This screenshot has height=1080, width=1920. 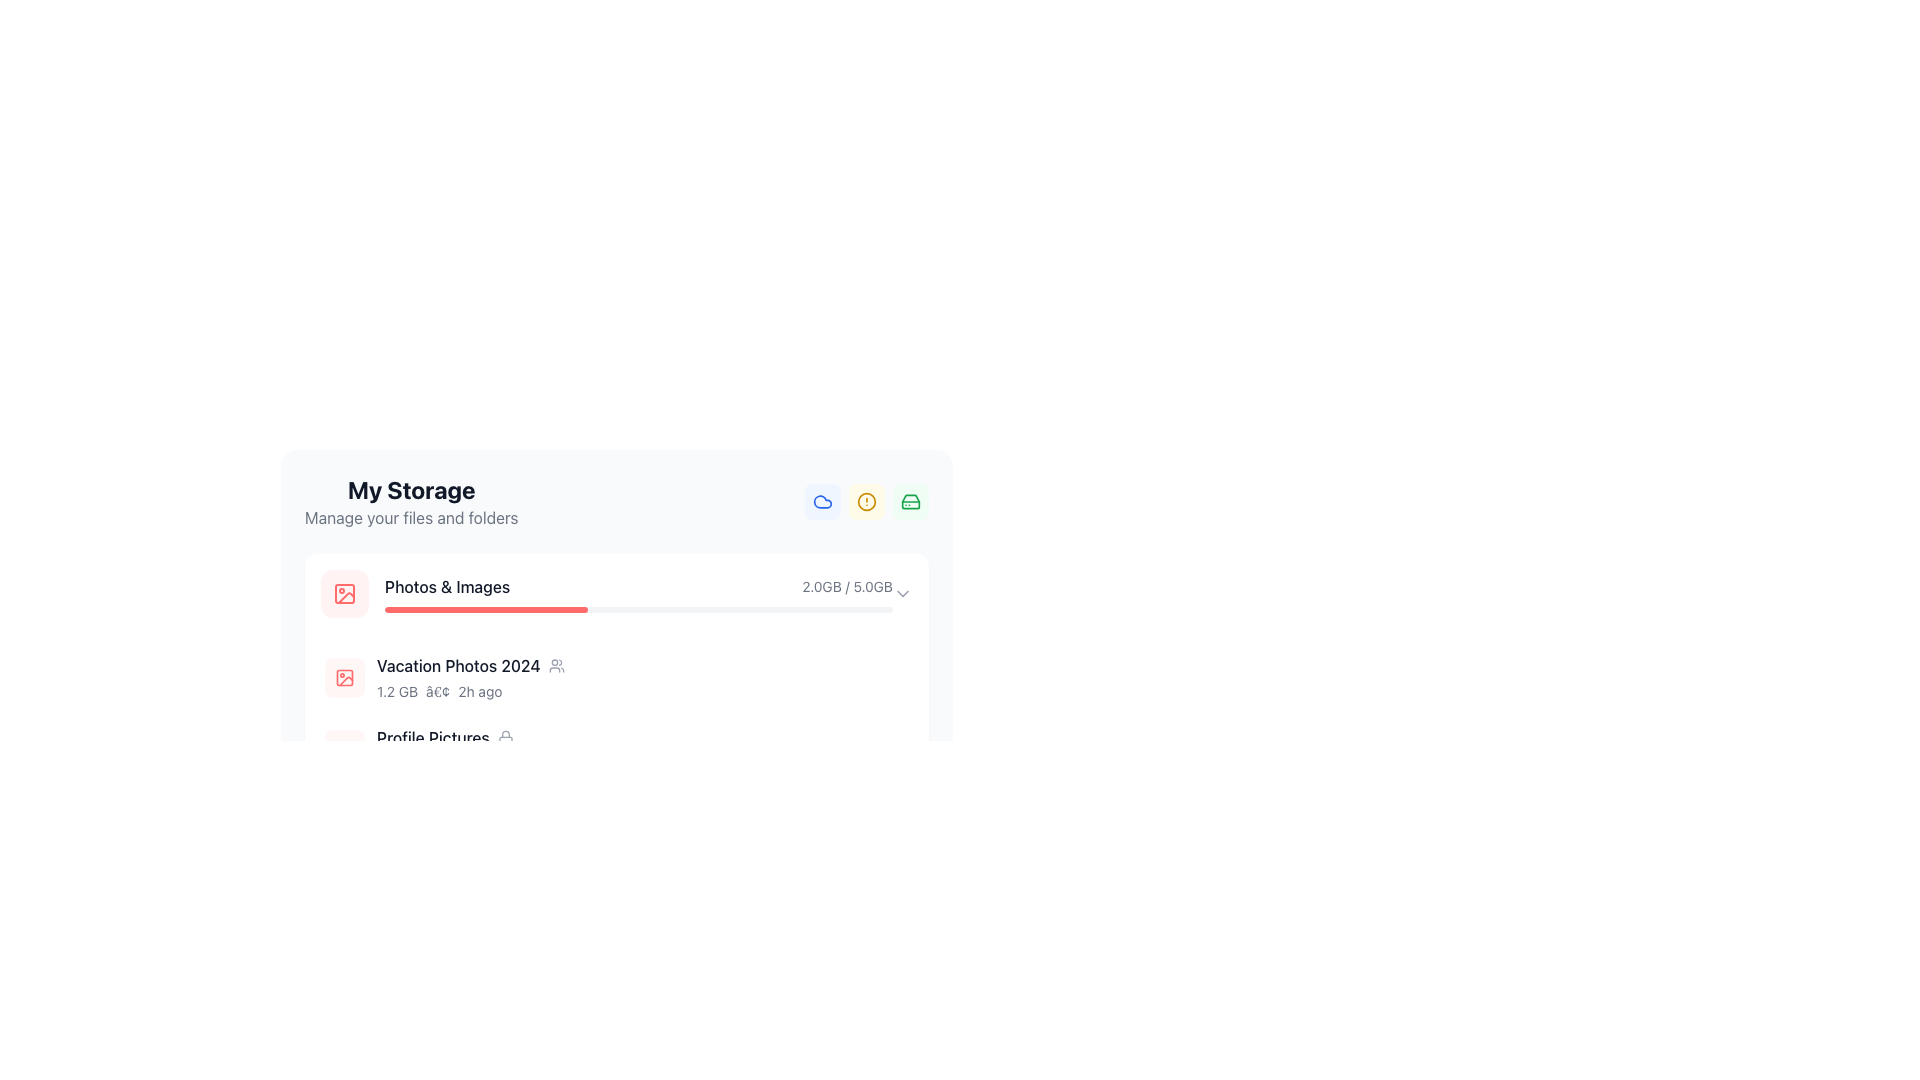 What do you see at coordinates (616, 749) in the screenshot?
I see `the List item titled 'Profile Pictures'` at bounding box center [616, 749].